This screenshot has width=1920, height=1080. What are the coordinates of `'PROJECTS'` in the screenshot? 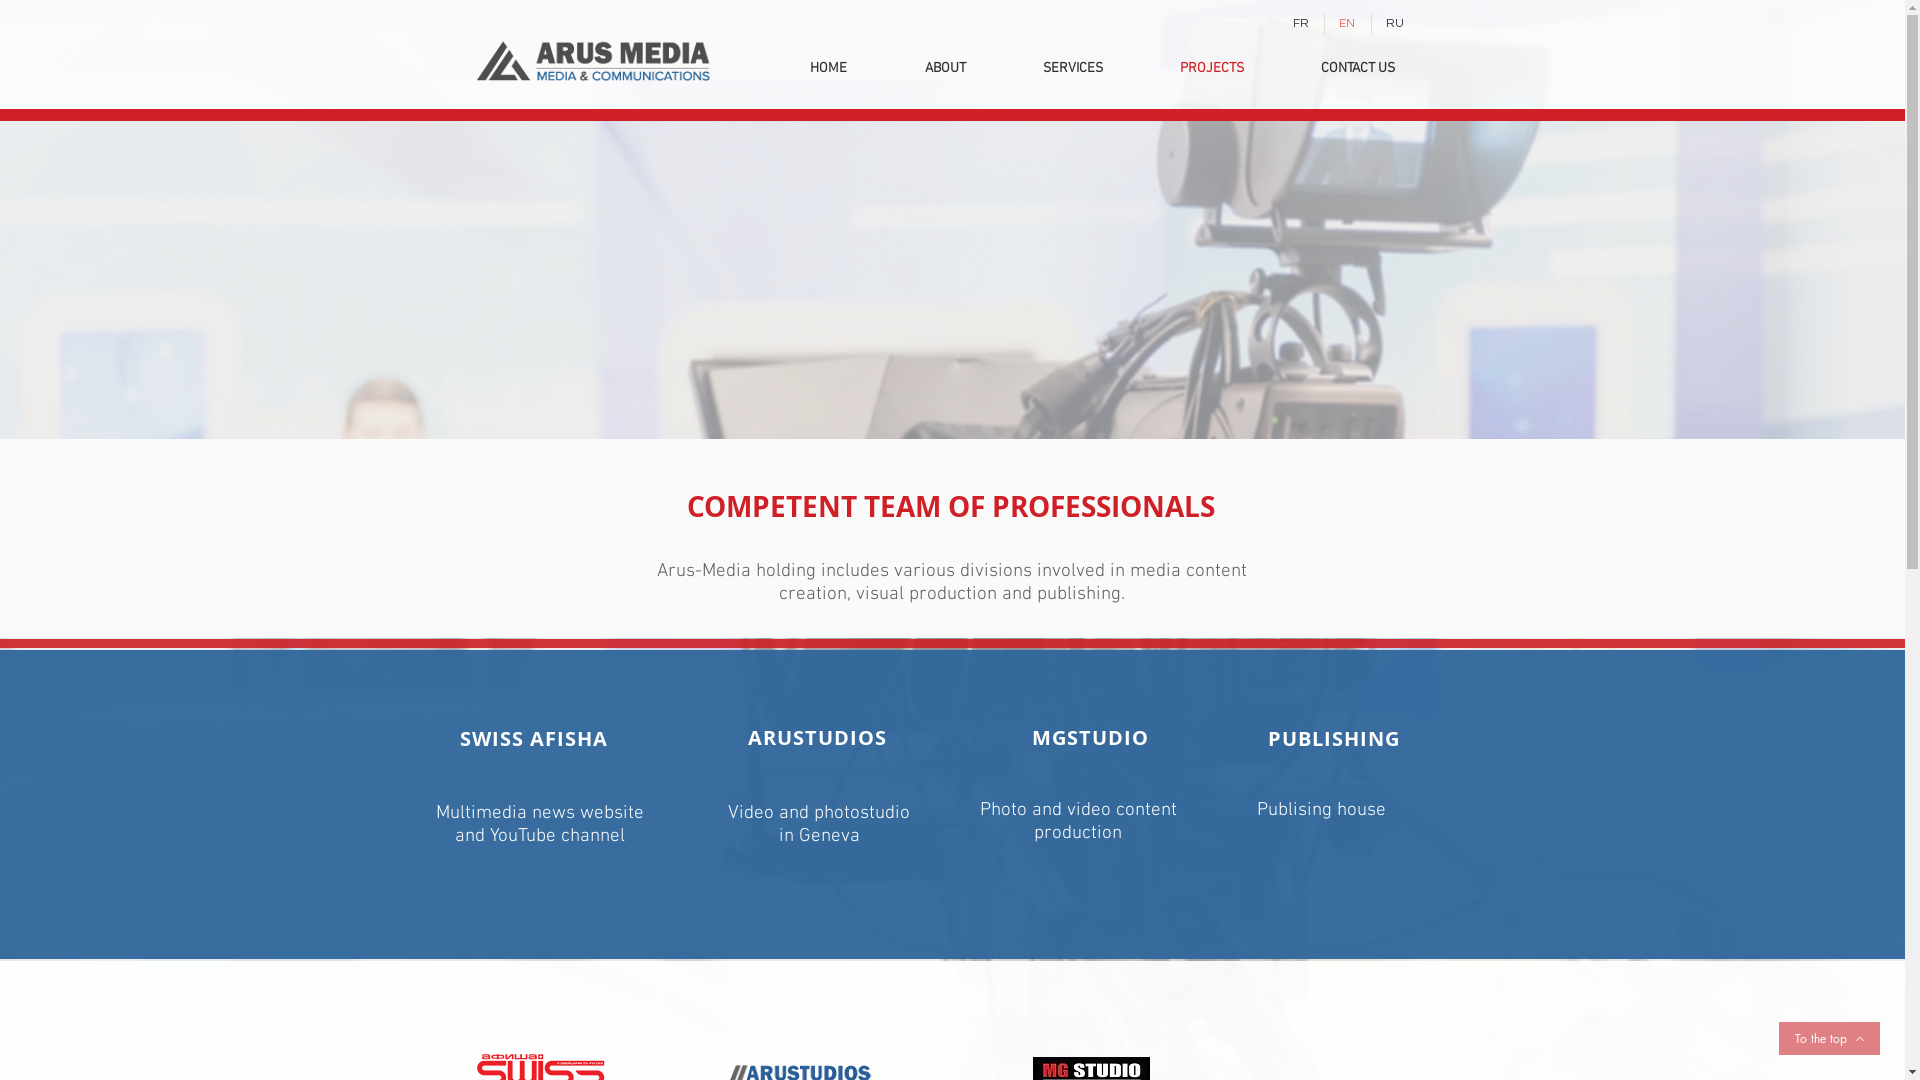 It's located at (1142, 67).